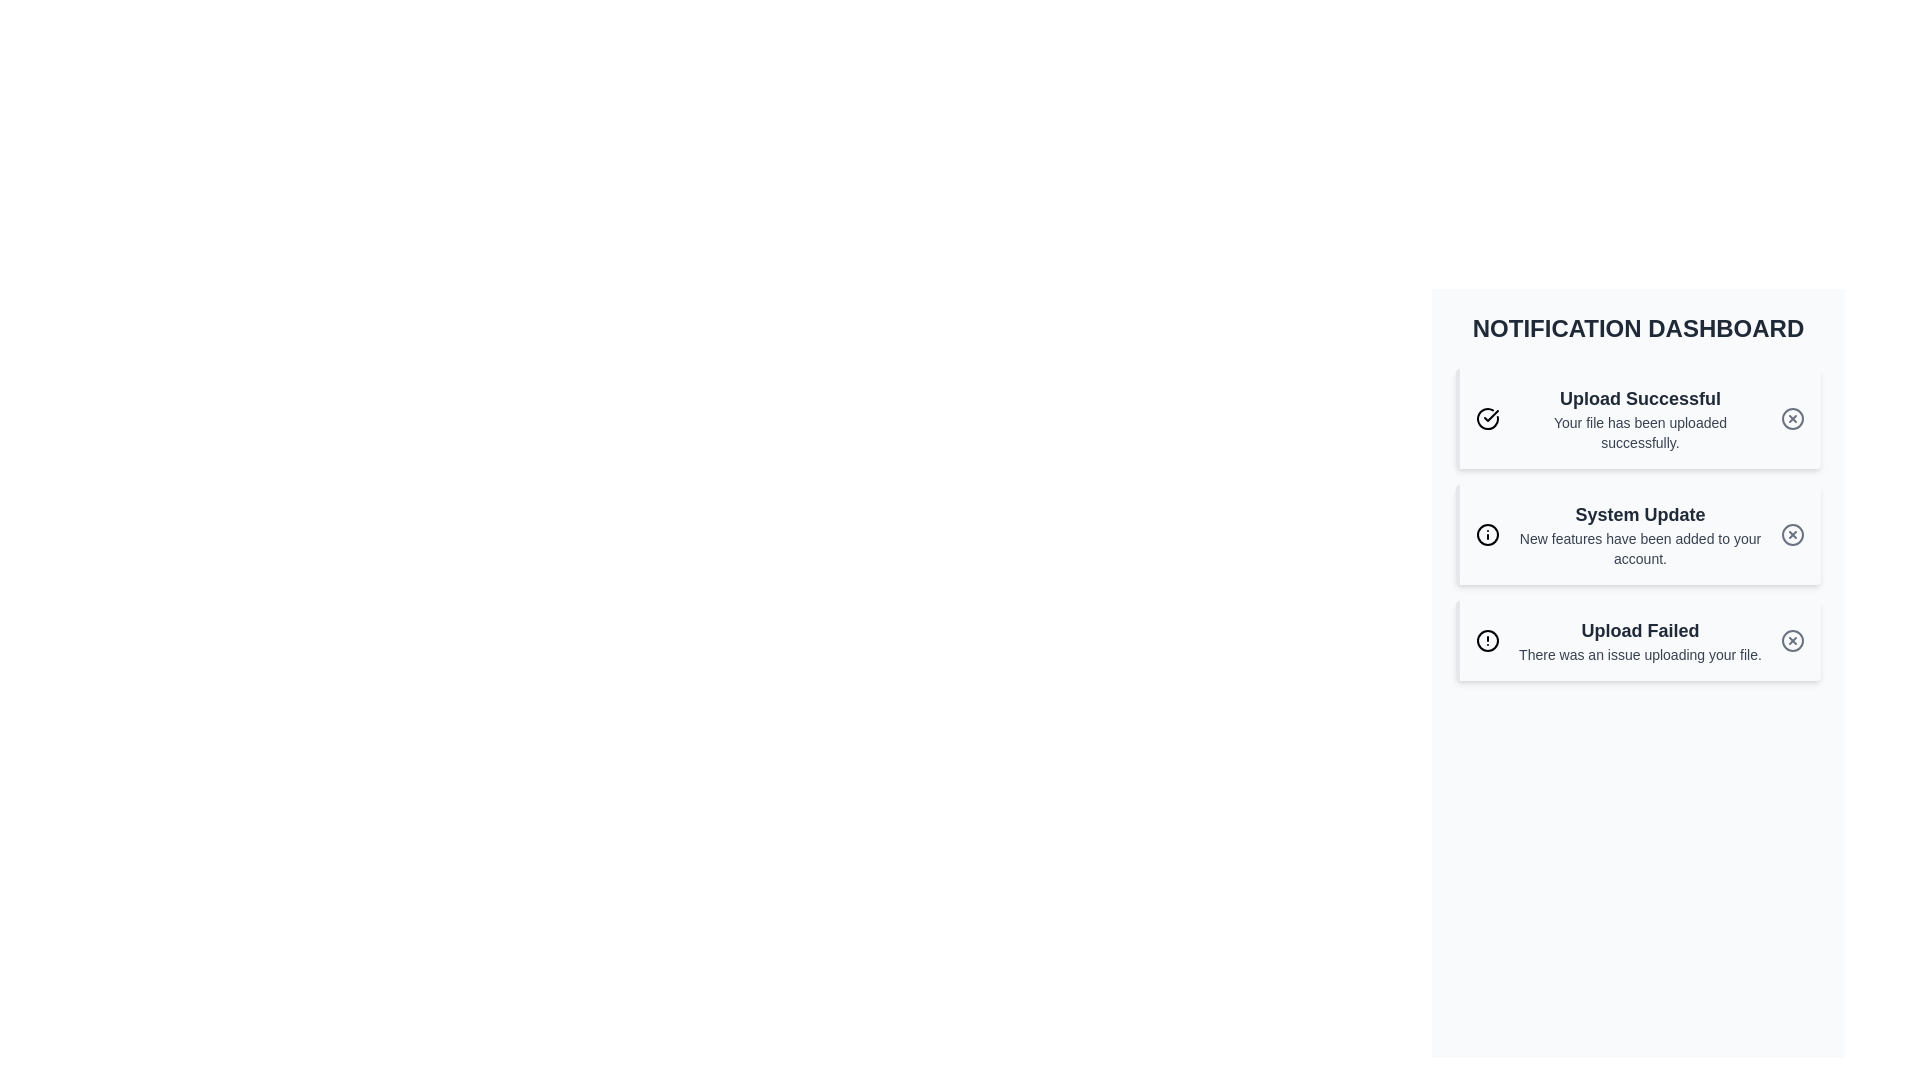  What do you see at coordinates (1638, 523) in the screenshot?
I see `the Informational Notification block titled 'System Update' with the message 'New features have been added to your account.'` at bounding box center [1638, 523].